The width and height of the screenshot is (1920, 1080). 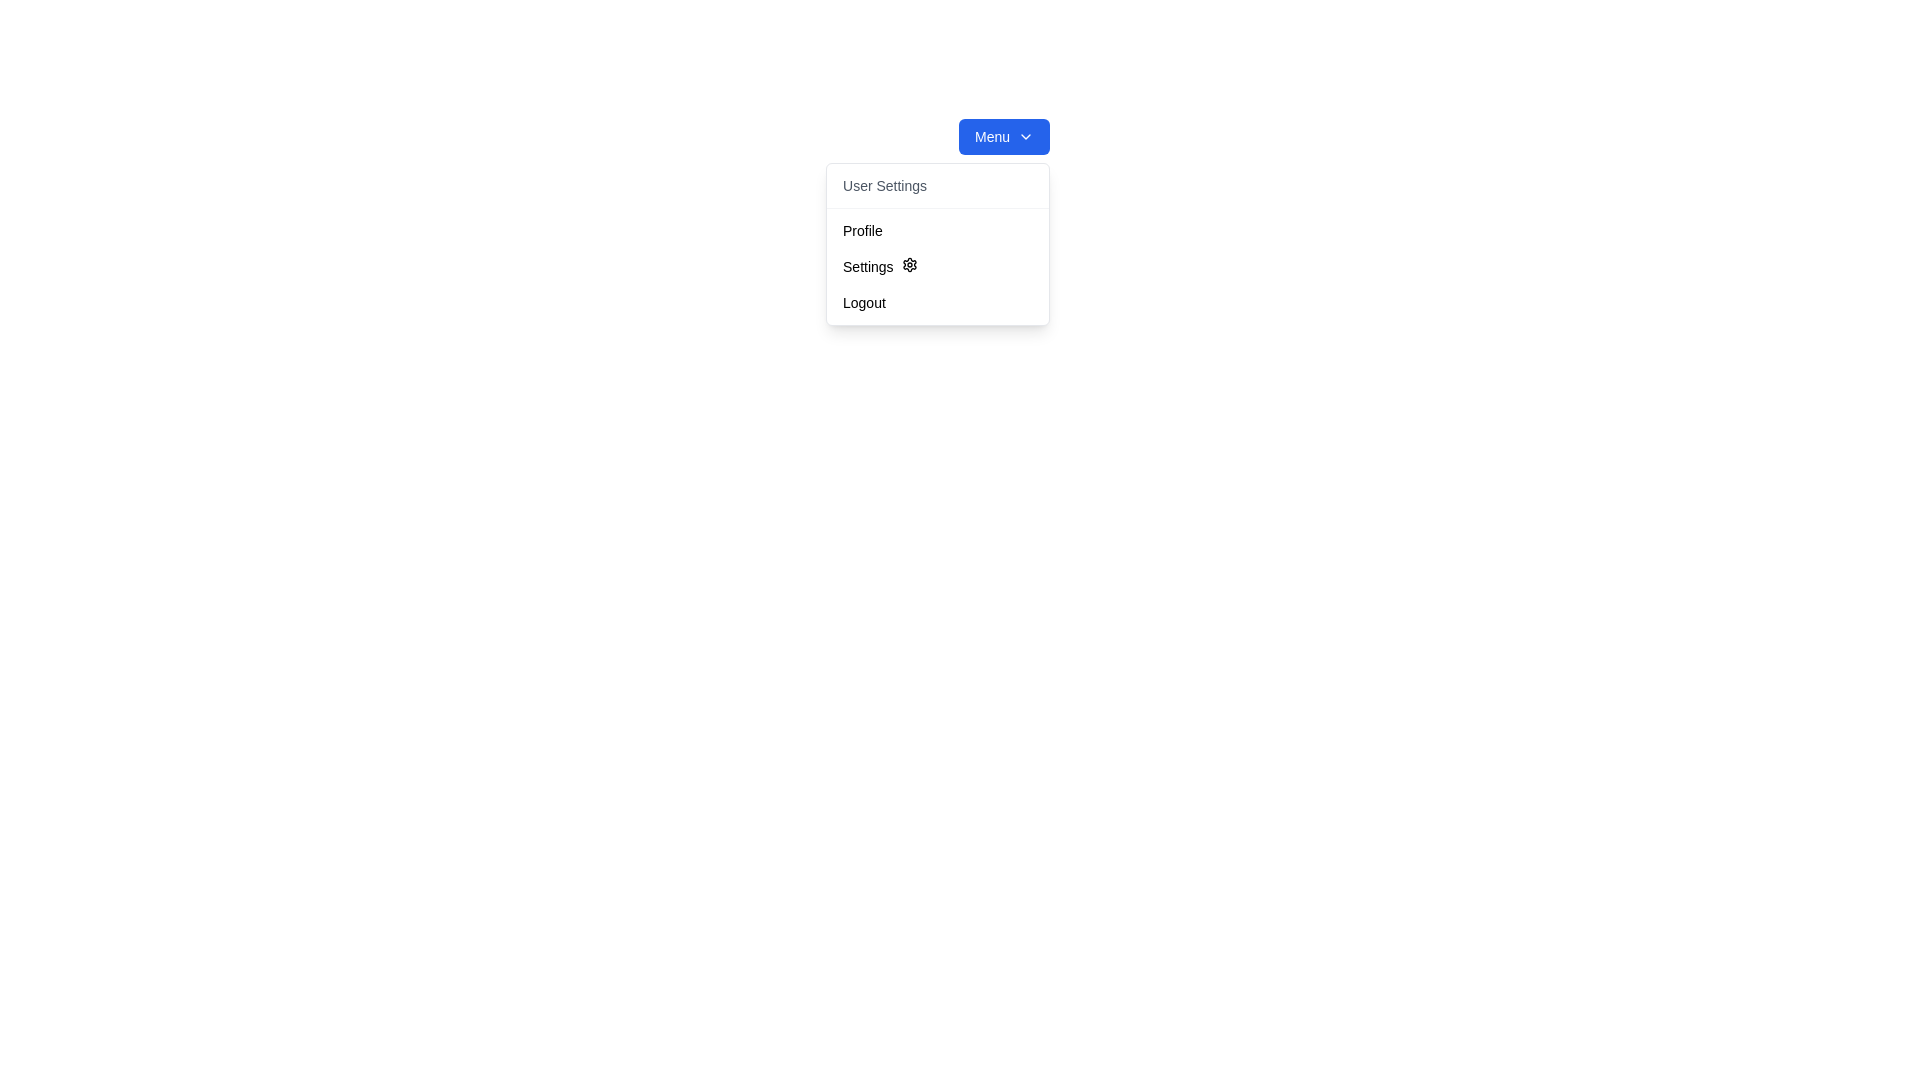 What do you see at coordinates (908, 264) in the screenshot?
I see `the cogwheel icon located to the right of the 'Settings' text in the dropdown menu under 'User Settings'` at bounding box center [908, 264].